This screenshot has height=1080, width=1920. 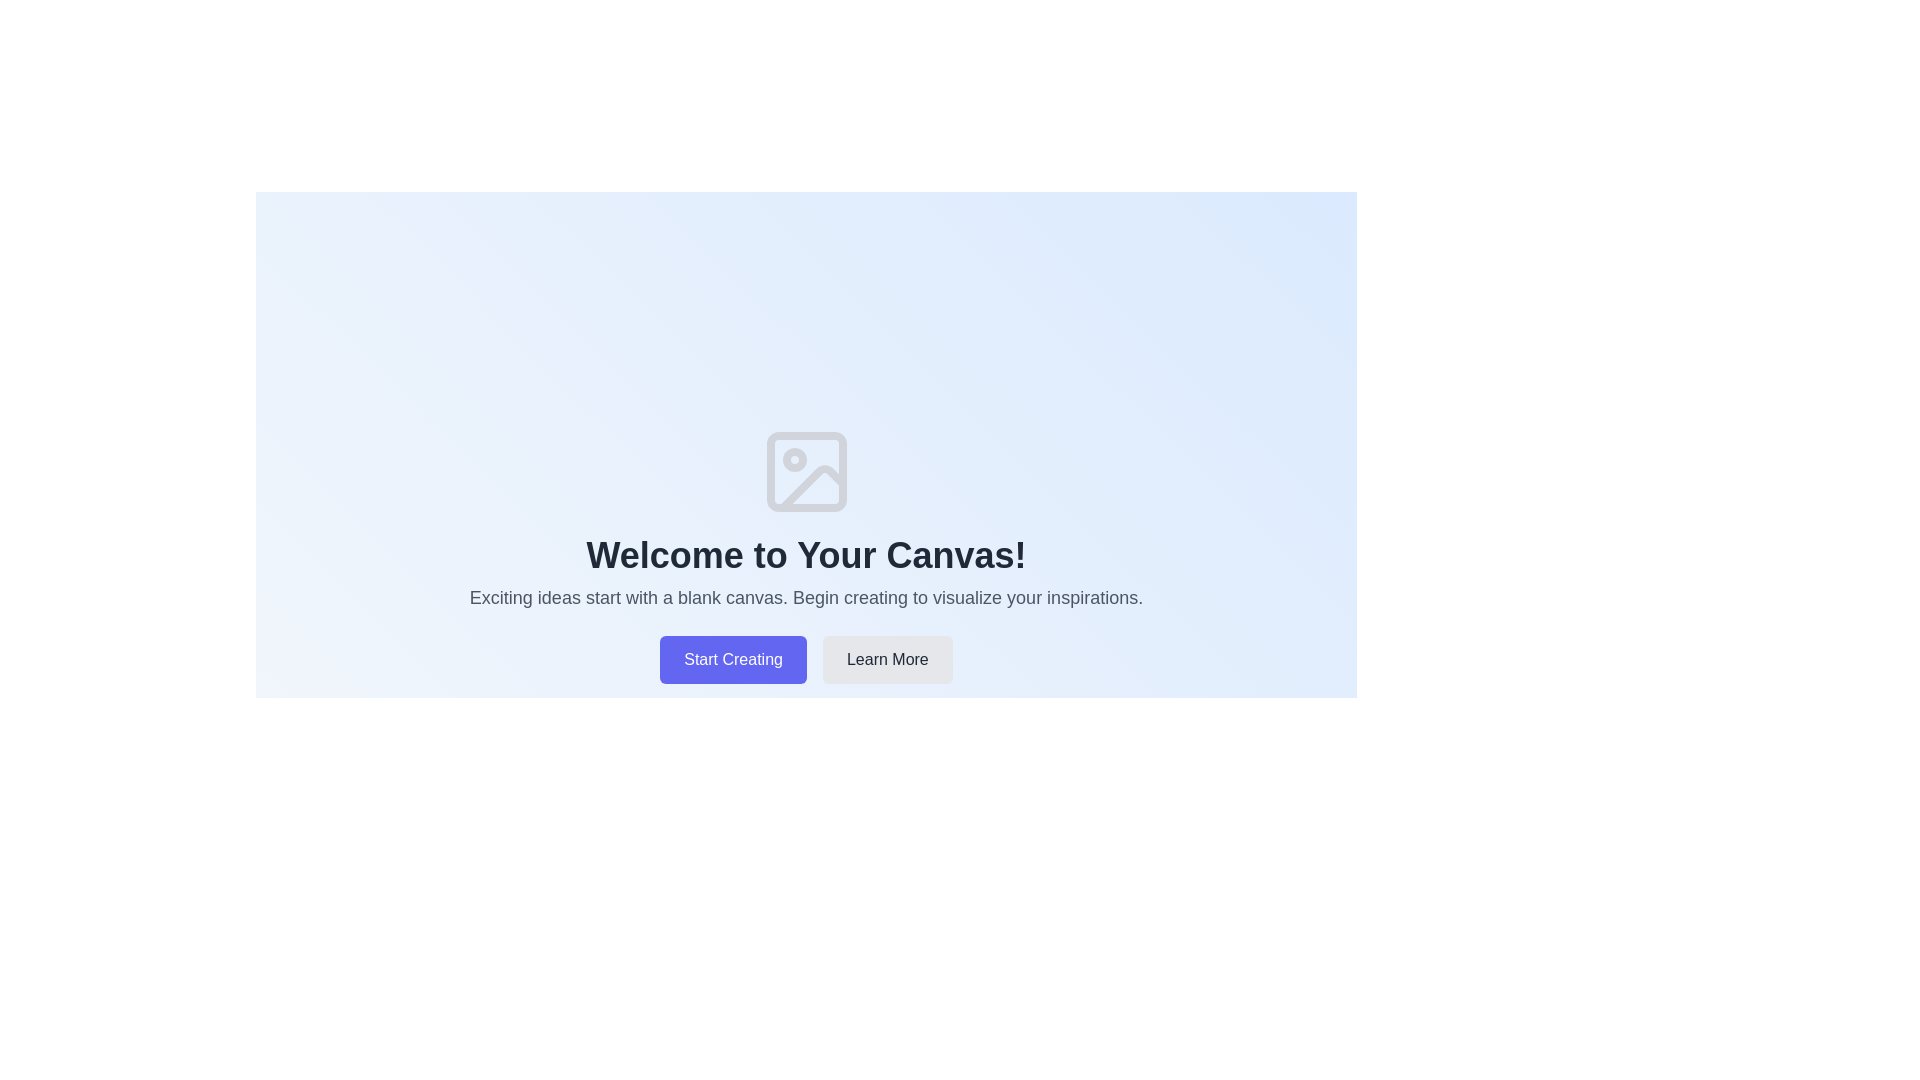 I want to click on the 'Learn More' button located at the bottom center of the page, so click(x=886, y=659).